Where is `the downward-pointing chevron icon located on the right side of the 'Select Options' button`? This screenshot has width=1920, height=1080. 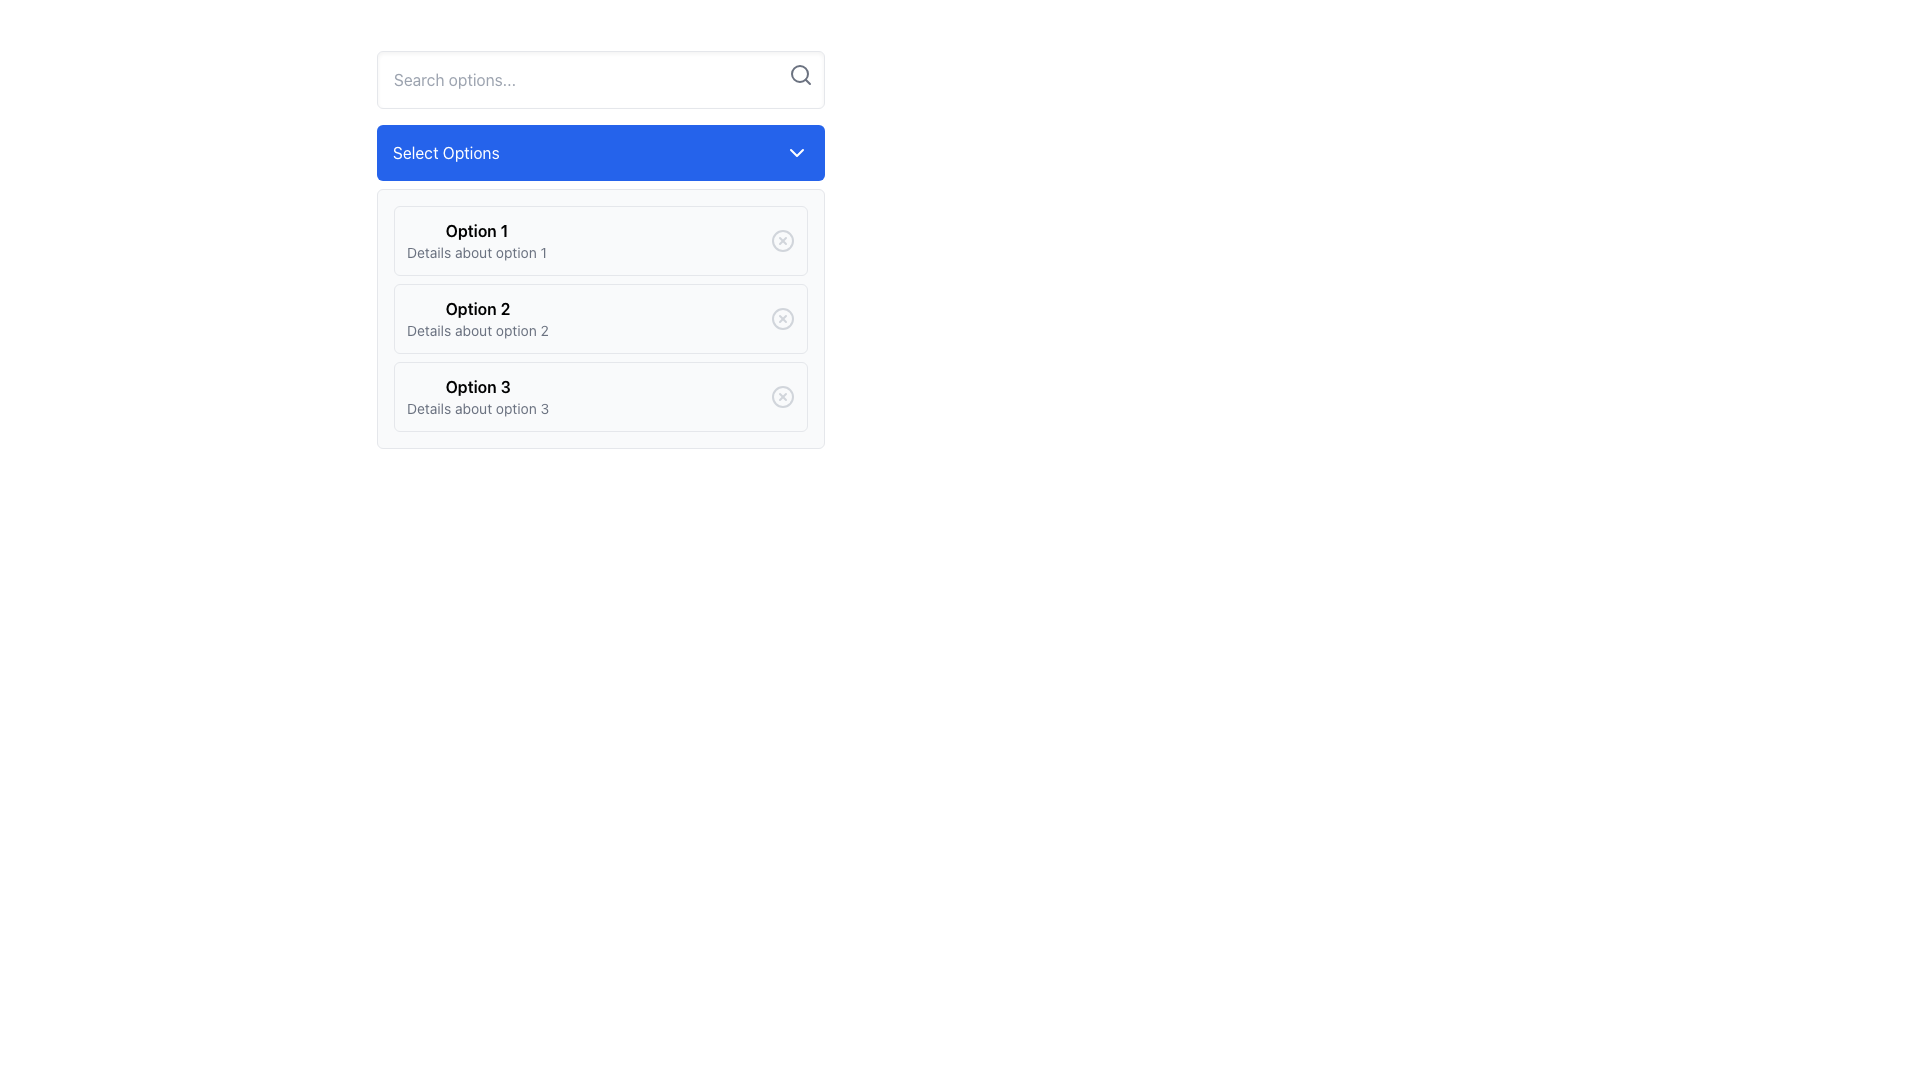
the downward-pointing chevron icon located on the right side of the 'Select Options' button is located at coordinates (795, 152).